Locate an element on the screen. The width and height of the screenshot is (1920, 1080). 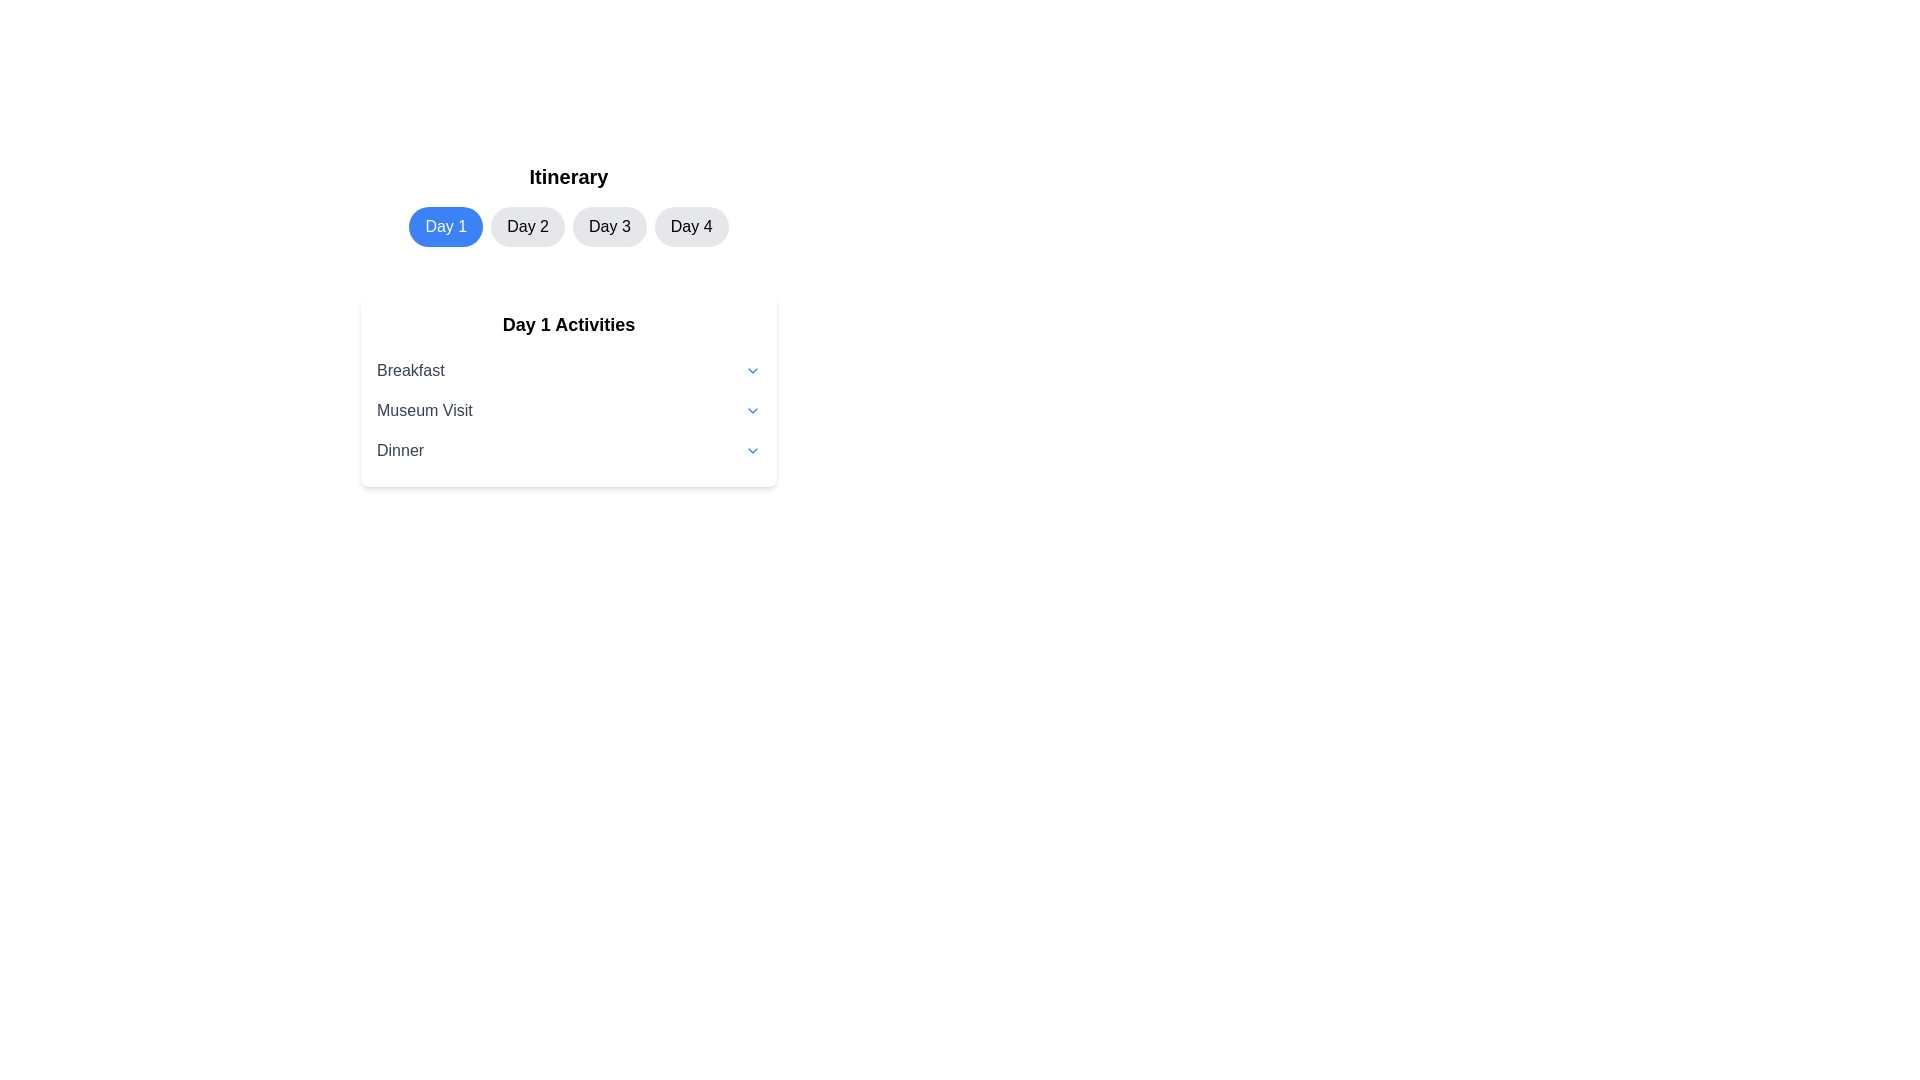
the 'Day 4' button, which is the fourth button in a horizontal sequence below the 'Itinerary' heading is located at coordinates (691, 226).